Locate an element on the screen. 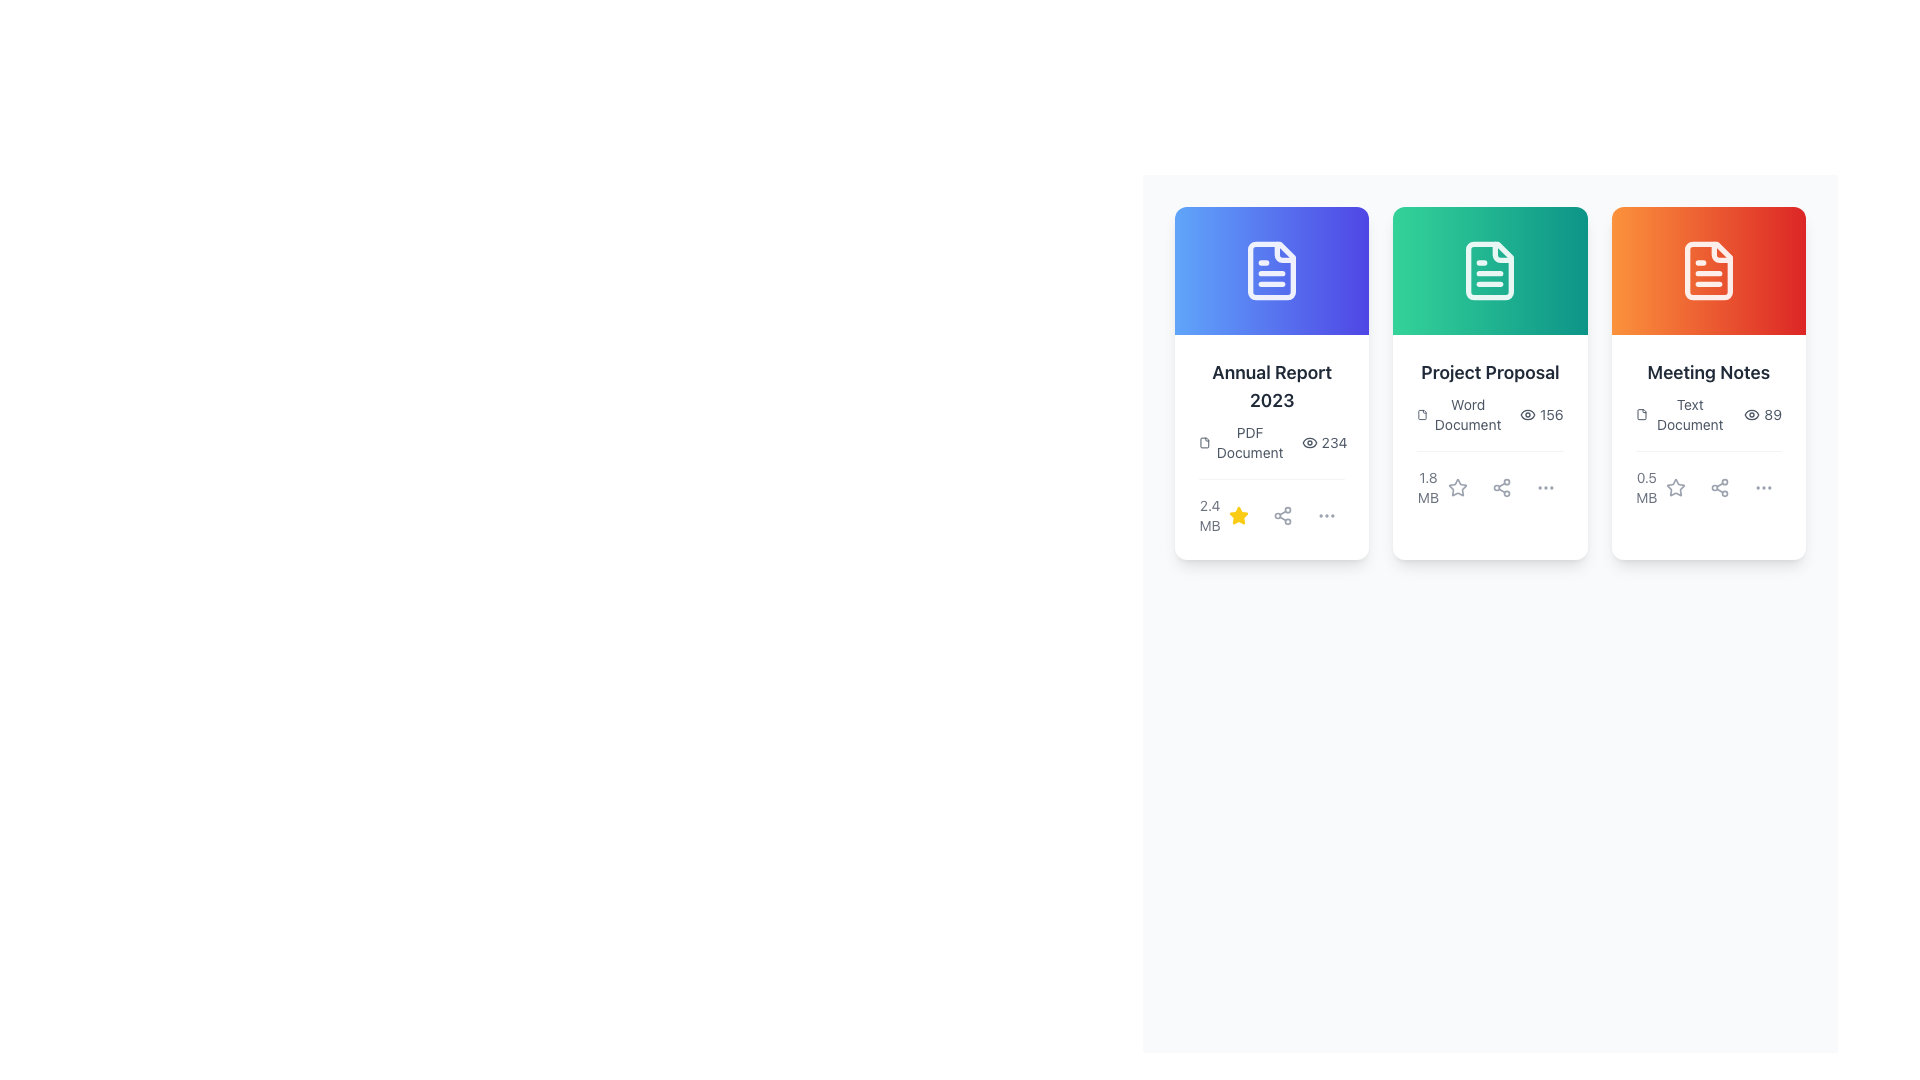  the document icon with a folded corner on the 'Project Proposal' card, which is centered at the top of the card and has a white icon on a green background is located at coordinates (1490, 270).